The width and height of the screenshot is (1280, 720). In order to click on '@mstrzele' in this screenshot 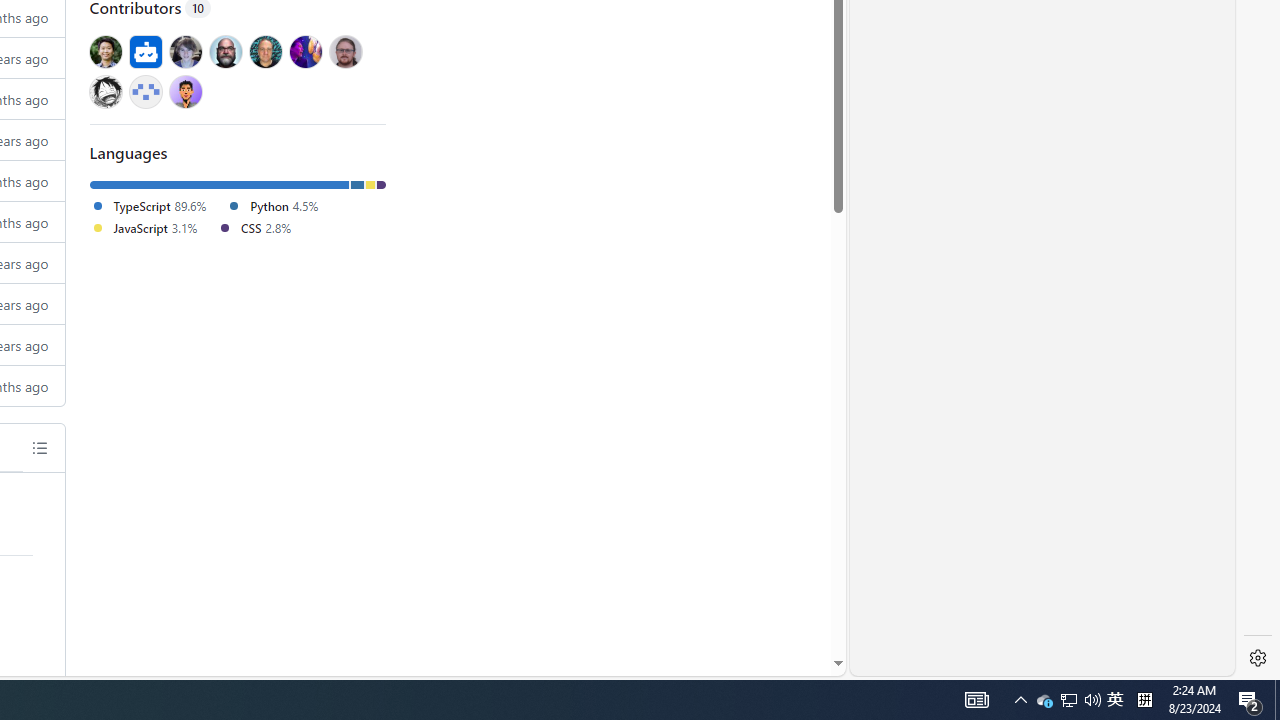, I will do `click(144, 91)`.